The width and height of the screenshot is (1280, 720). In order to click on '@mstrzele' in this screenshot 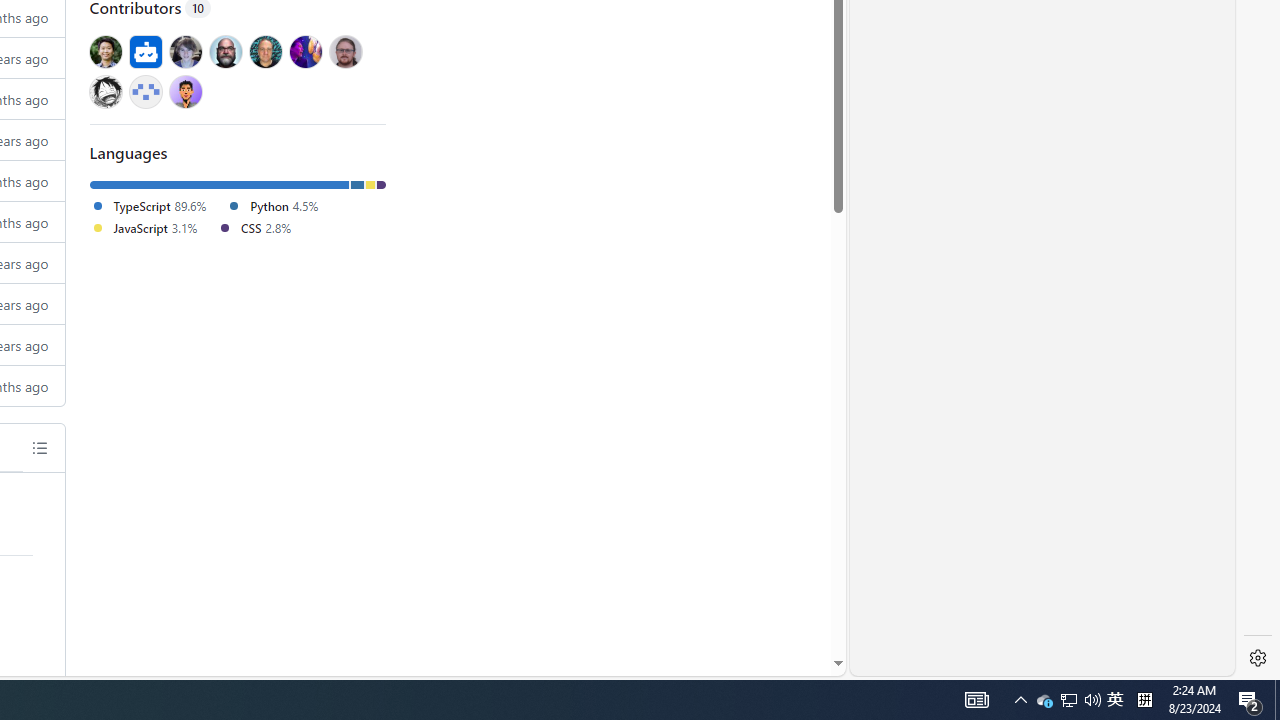, I will do `click(144, 91)`.